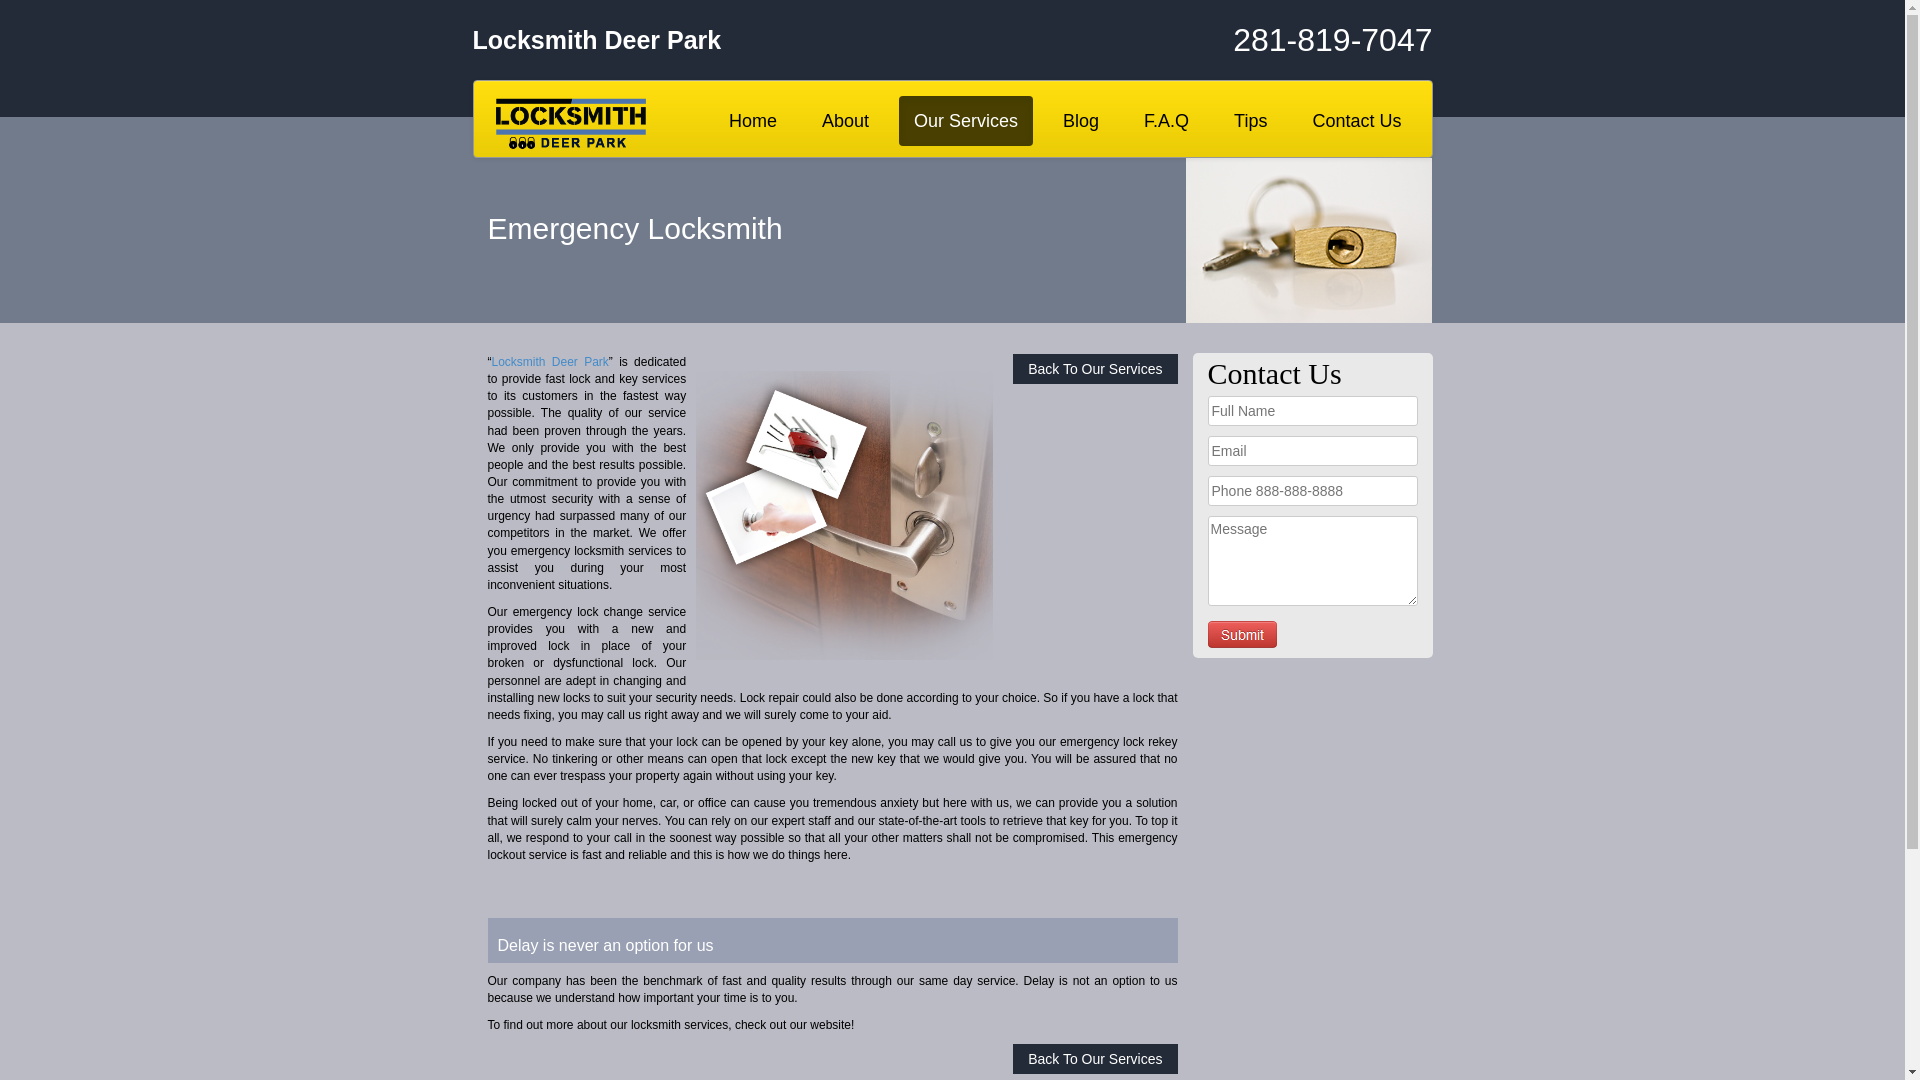 The image size is (1920, 1080). What do you see at coordinates (1079, 120) in the screenshot?
I see `'Blog'` at bounding box center [1079, 120].